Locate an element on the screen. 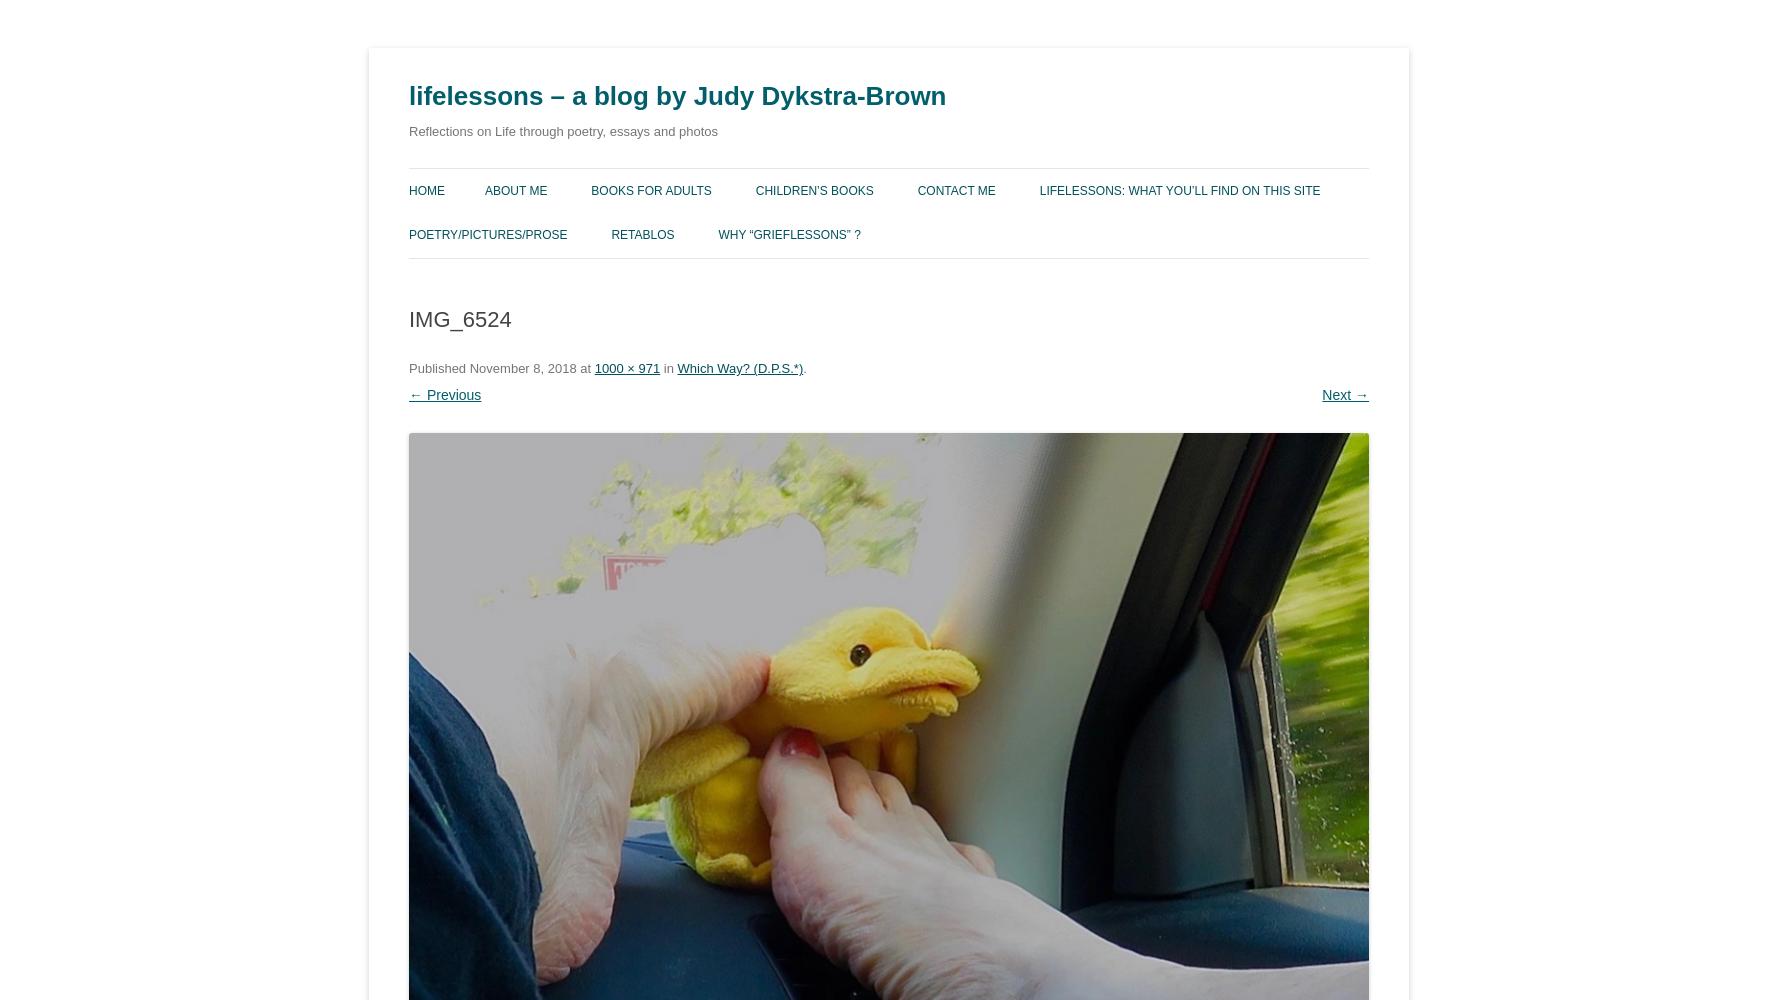  'Children’s Books' is located at coordinates (813, 190).